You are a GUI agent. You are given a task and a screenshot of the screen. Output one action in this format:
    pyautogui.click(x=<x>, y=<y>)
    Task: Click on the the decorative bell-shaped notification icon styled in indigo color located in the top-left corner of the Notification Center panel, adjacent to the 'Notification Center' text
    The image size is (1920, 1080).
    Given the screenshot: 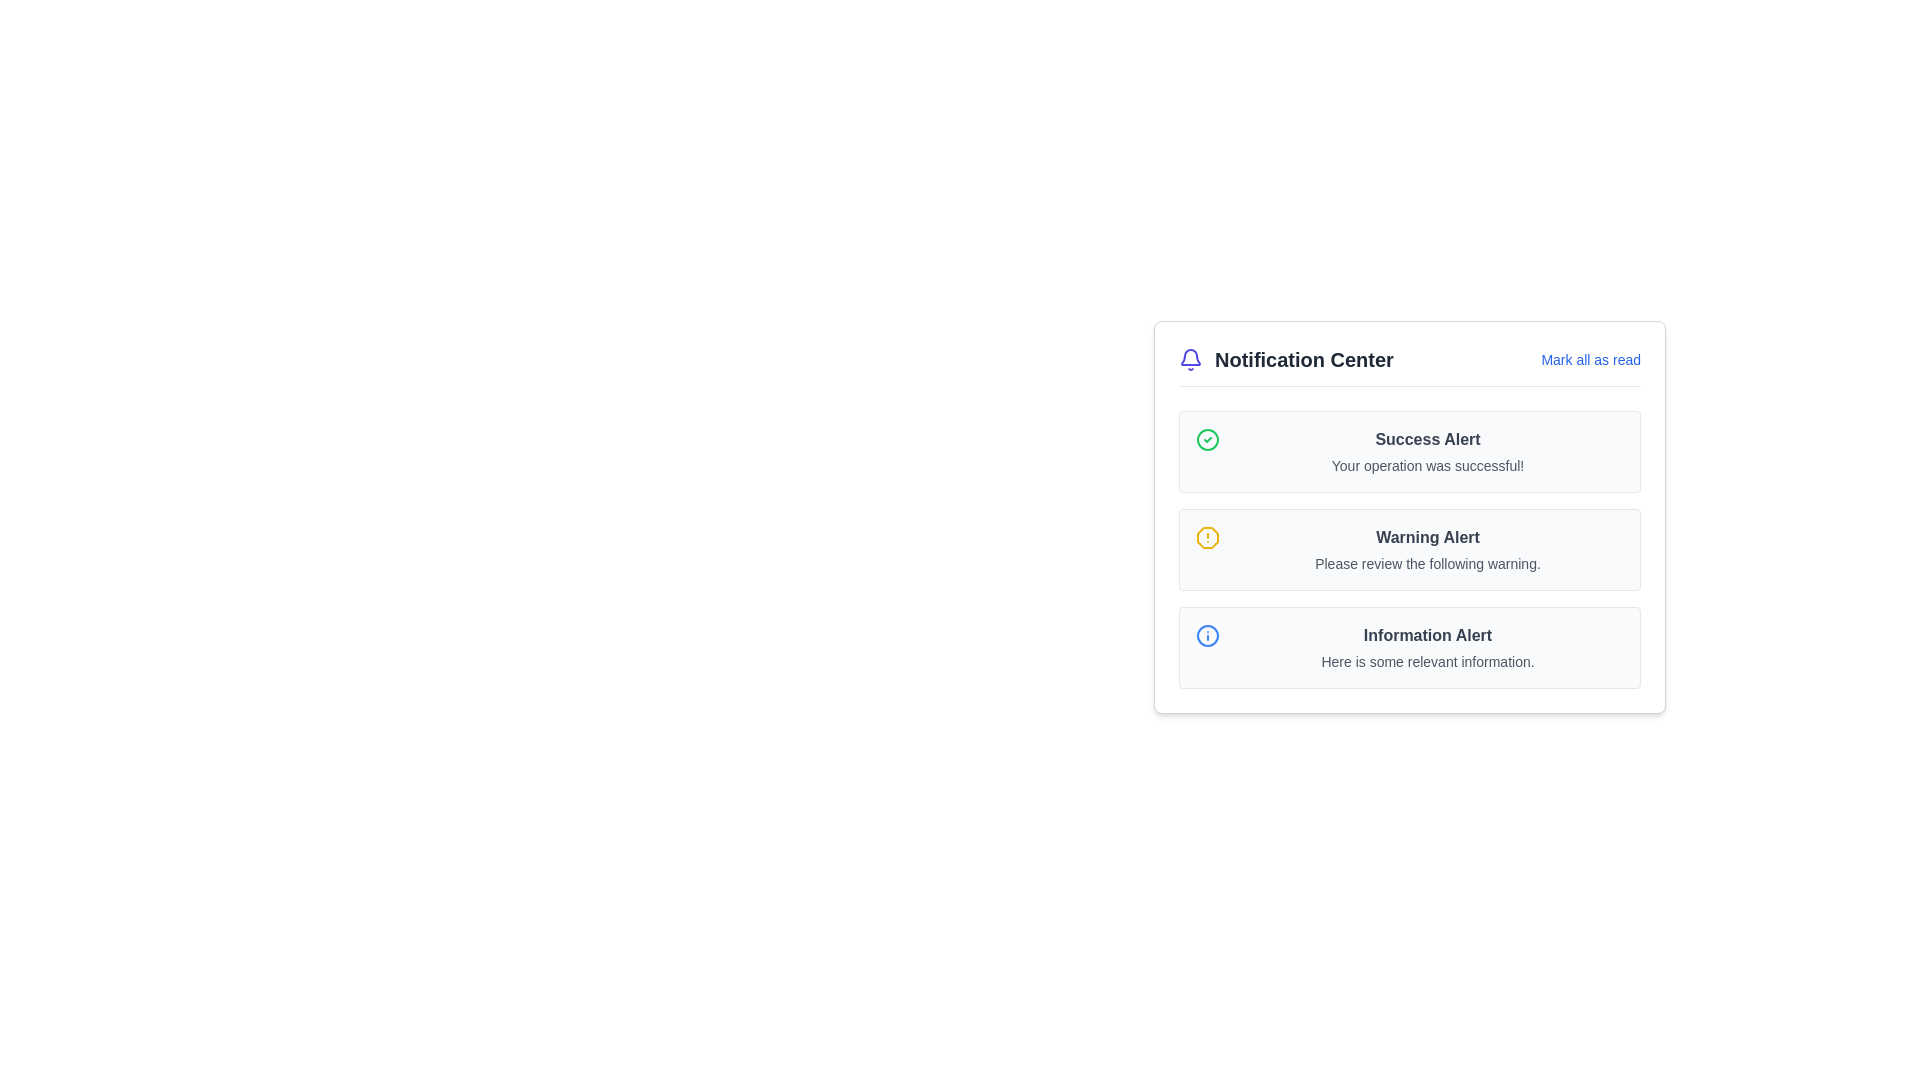 What is the action you would take?
    pyautogui.click(x=1190, y=356)
    